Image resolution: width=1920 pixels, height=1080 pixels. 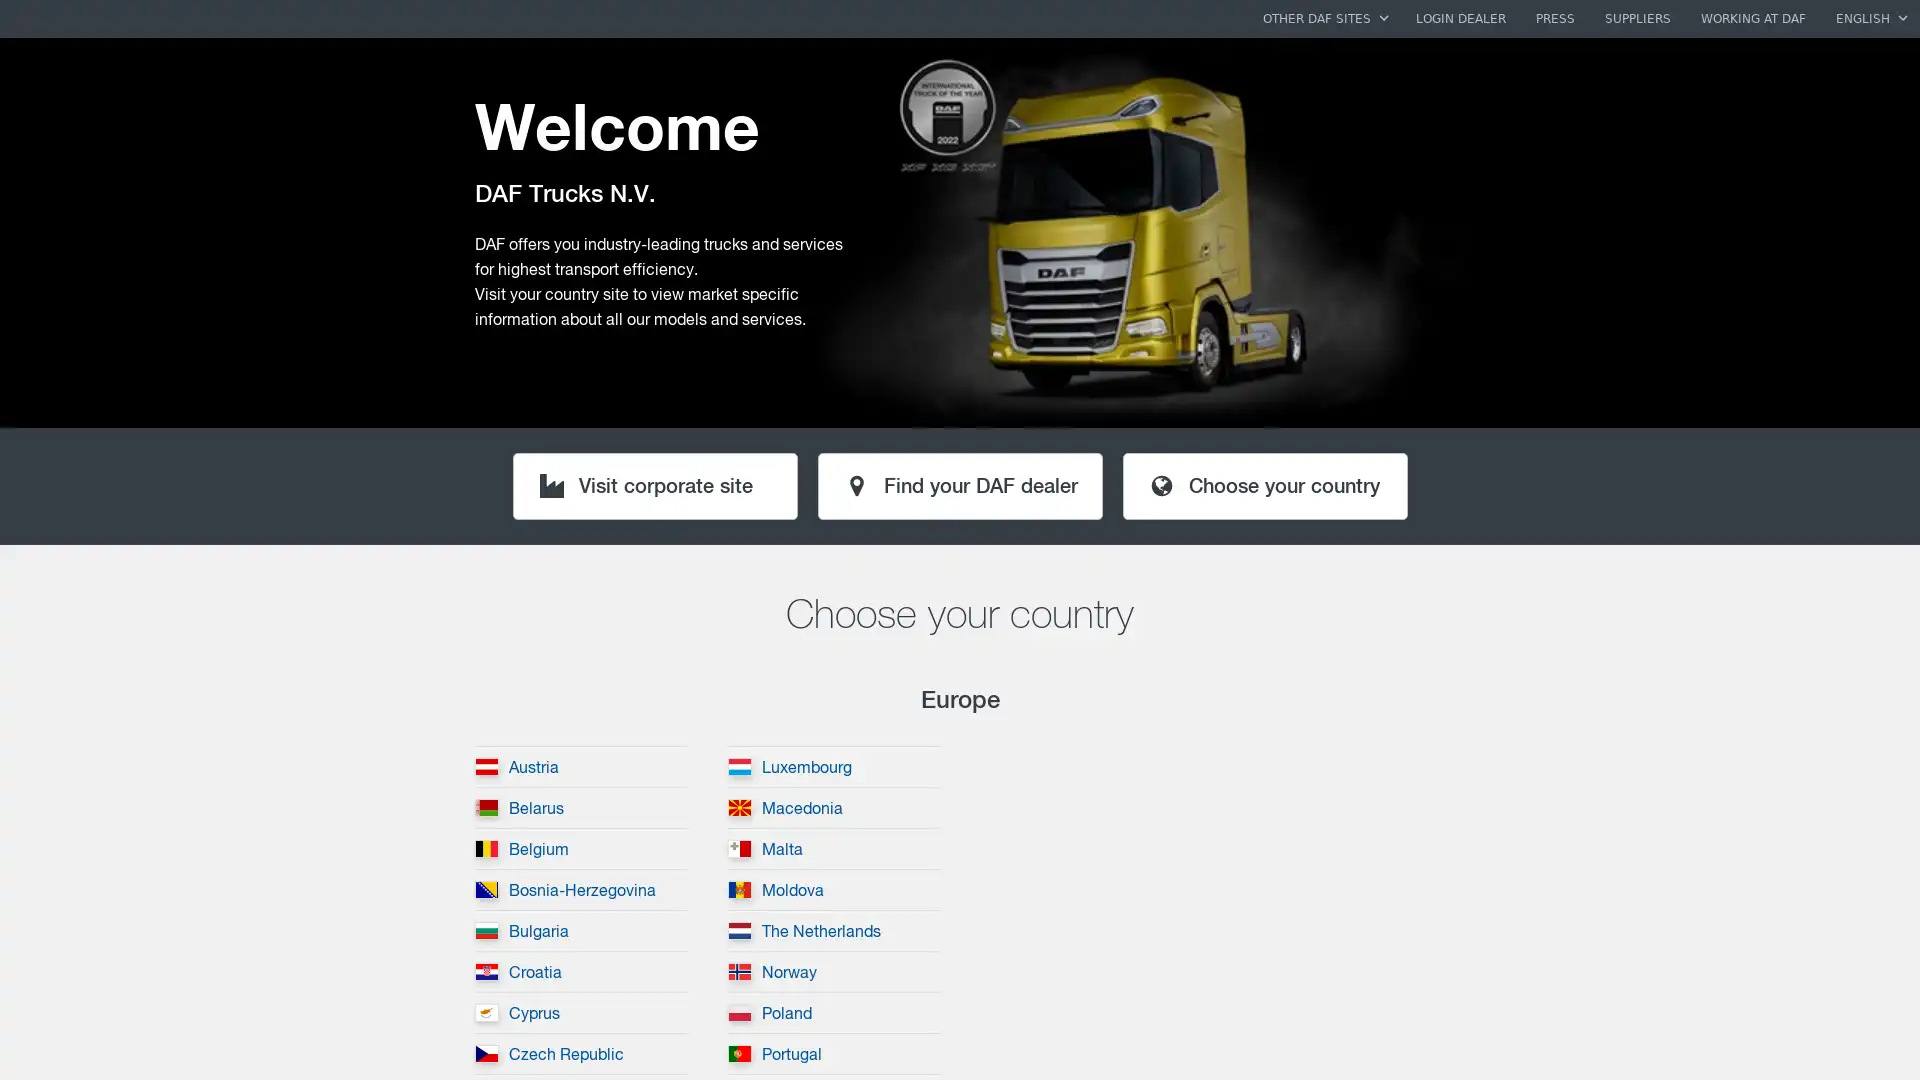 I want to click on Choose your country, so click(x=1263, y=486).